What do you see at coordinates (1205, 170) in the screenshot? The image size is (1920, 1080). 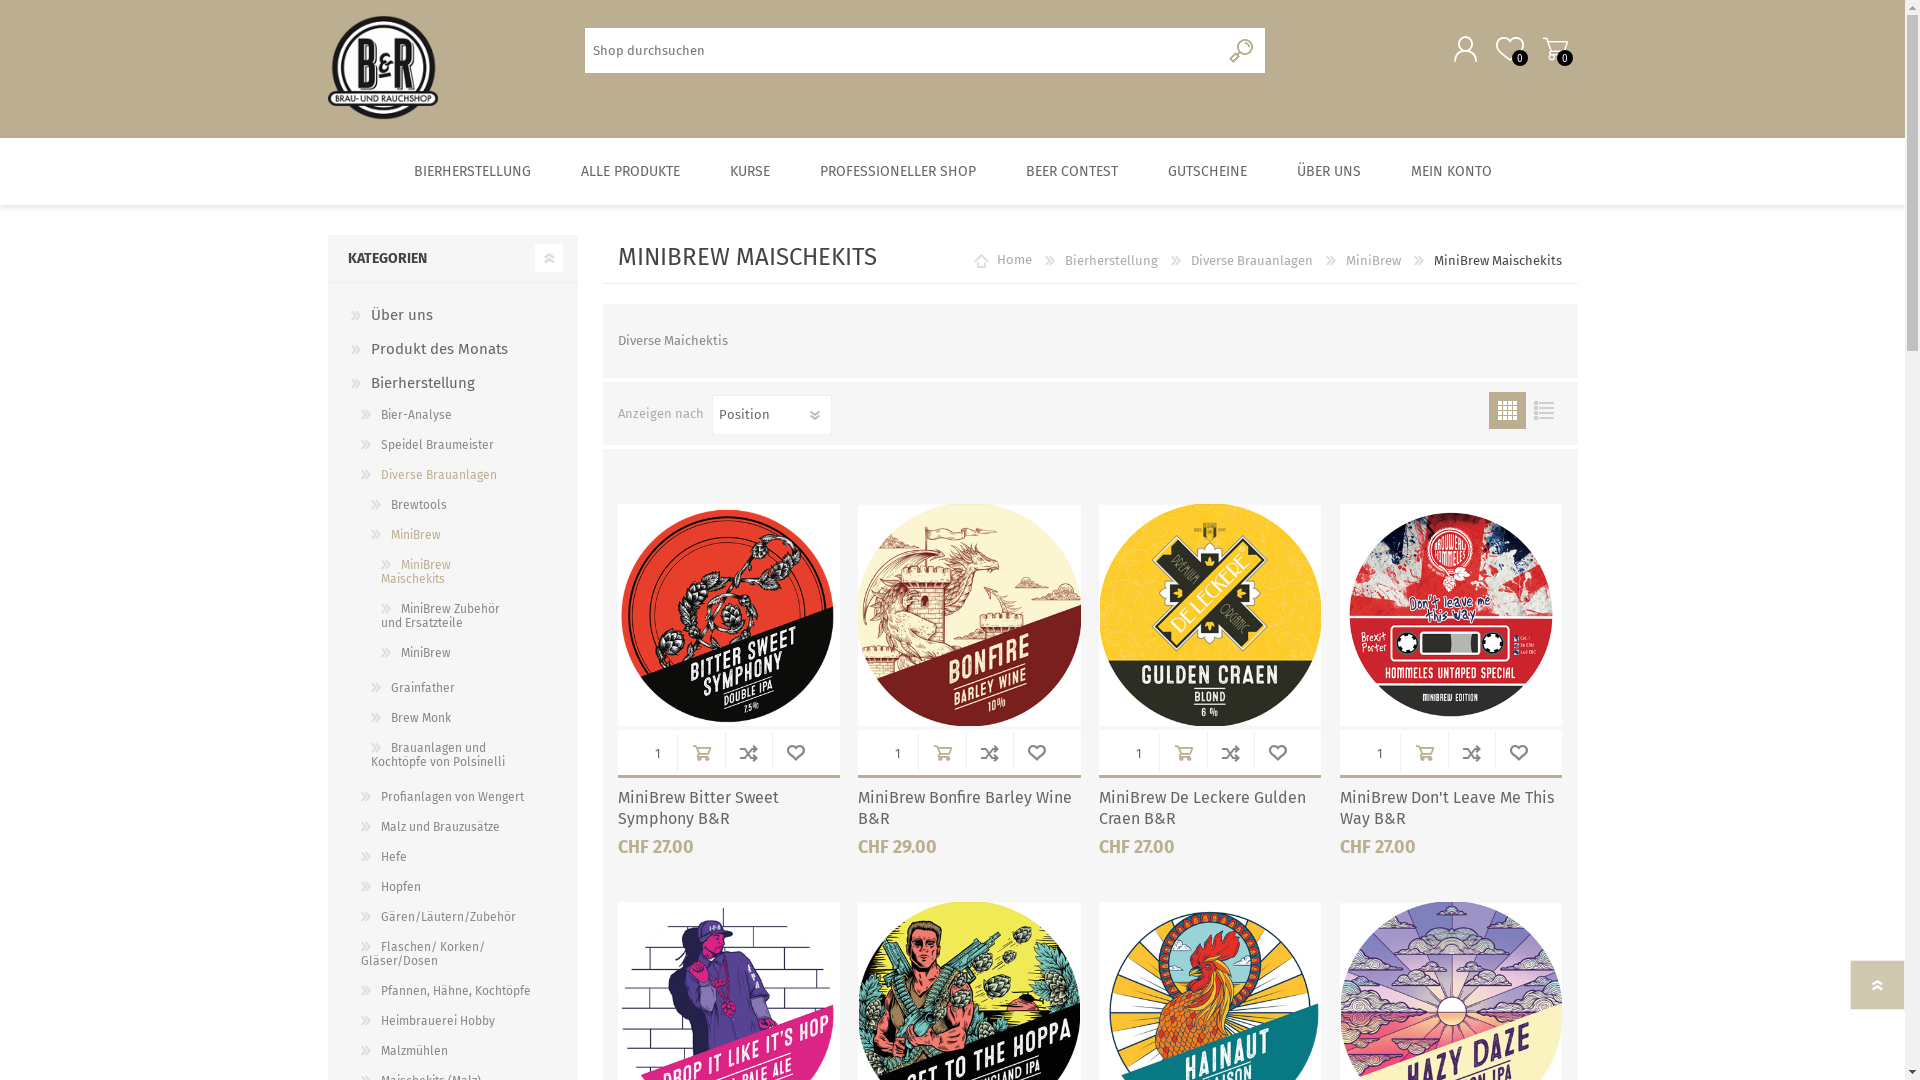 I see `'GUTSCHEINE'` at bounding box center [1205, 170].